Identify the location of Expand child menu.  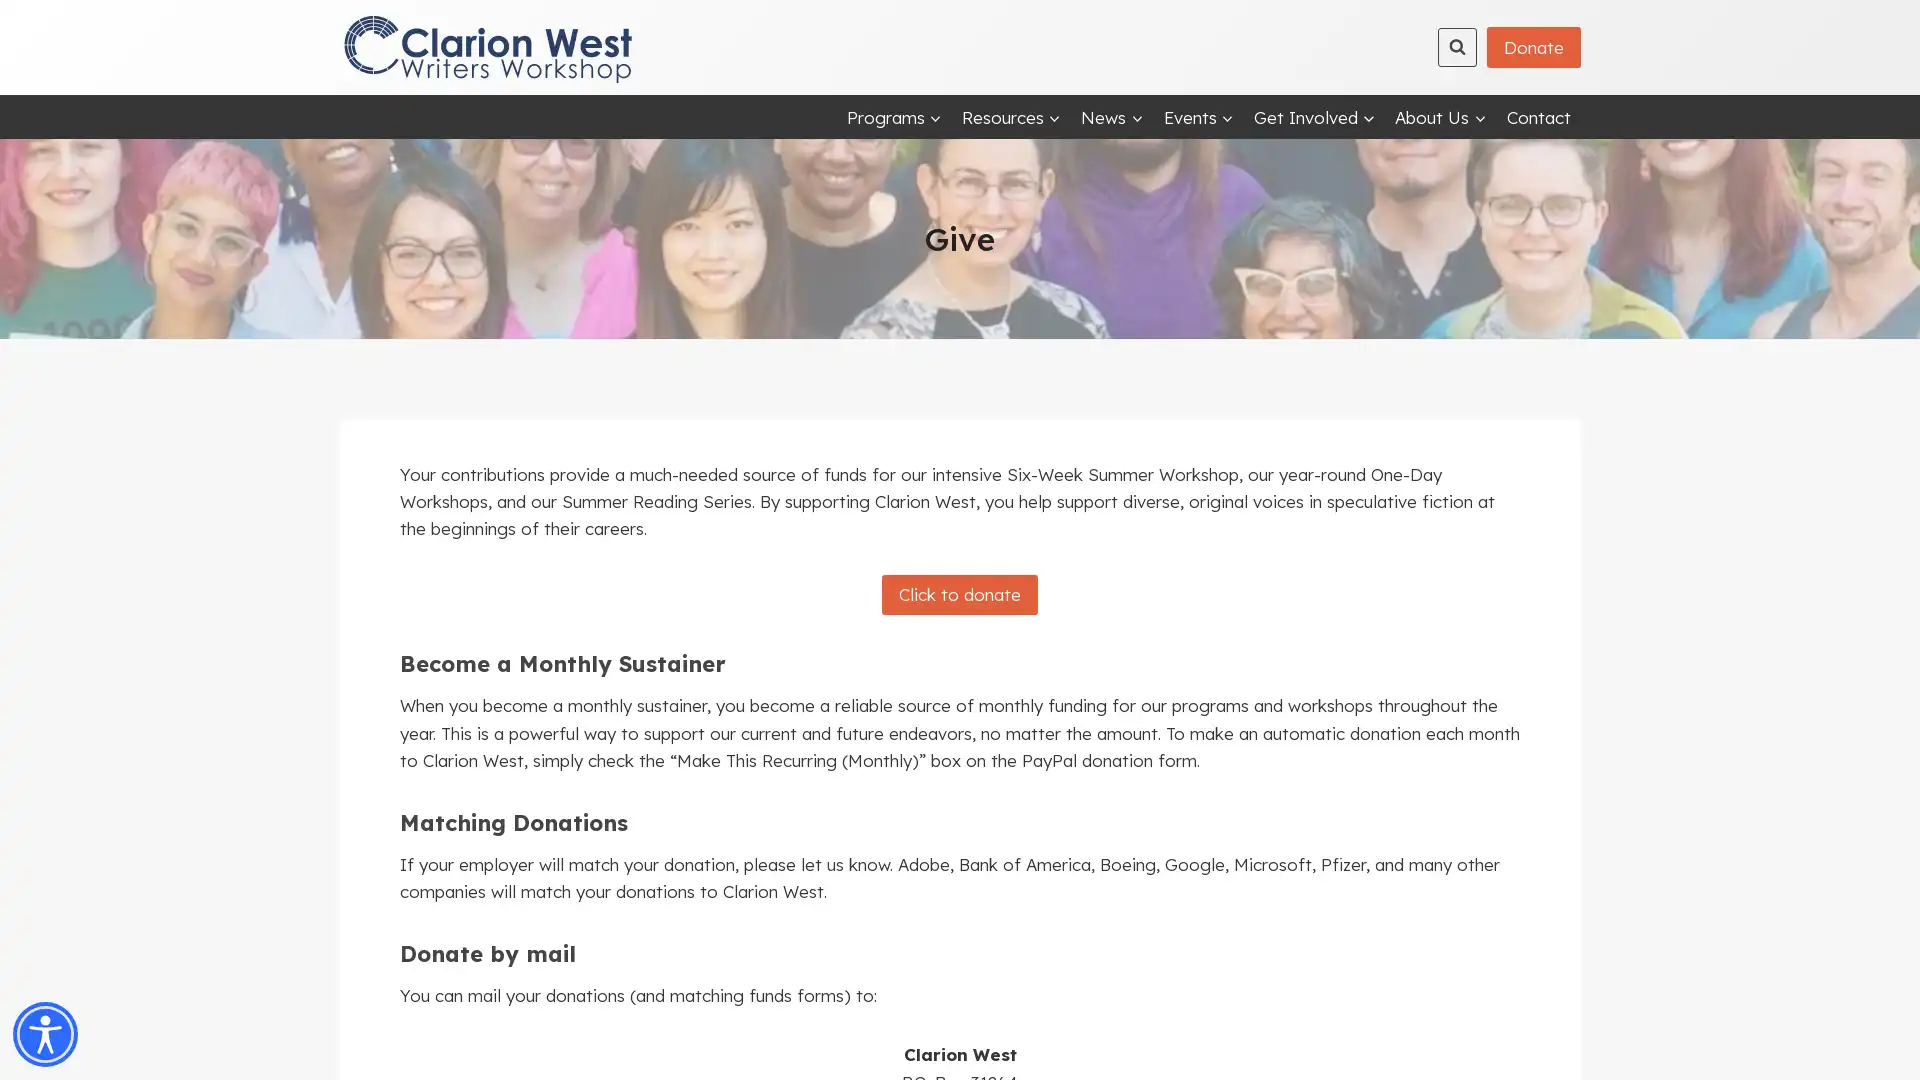
(1198, 116).